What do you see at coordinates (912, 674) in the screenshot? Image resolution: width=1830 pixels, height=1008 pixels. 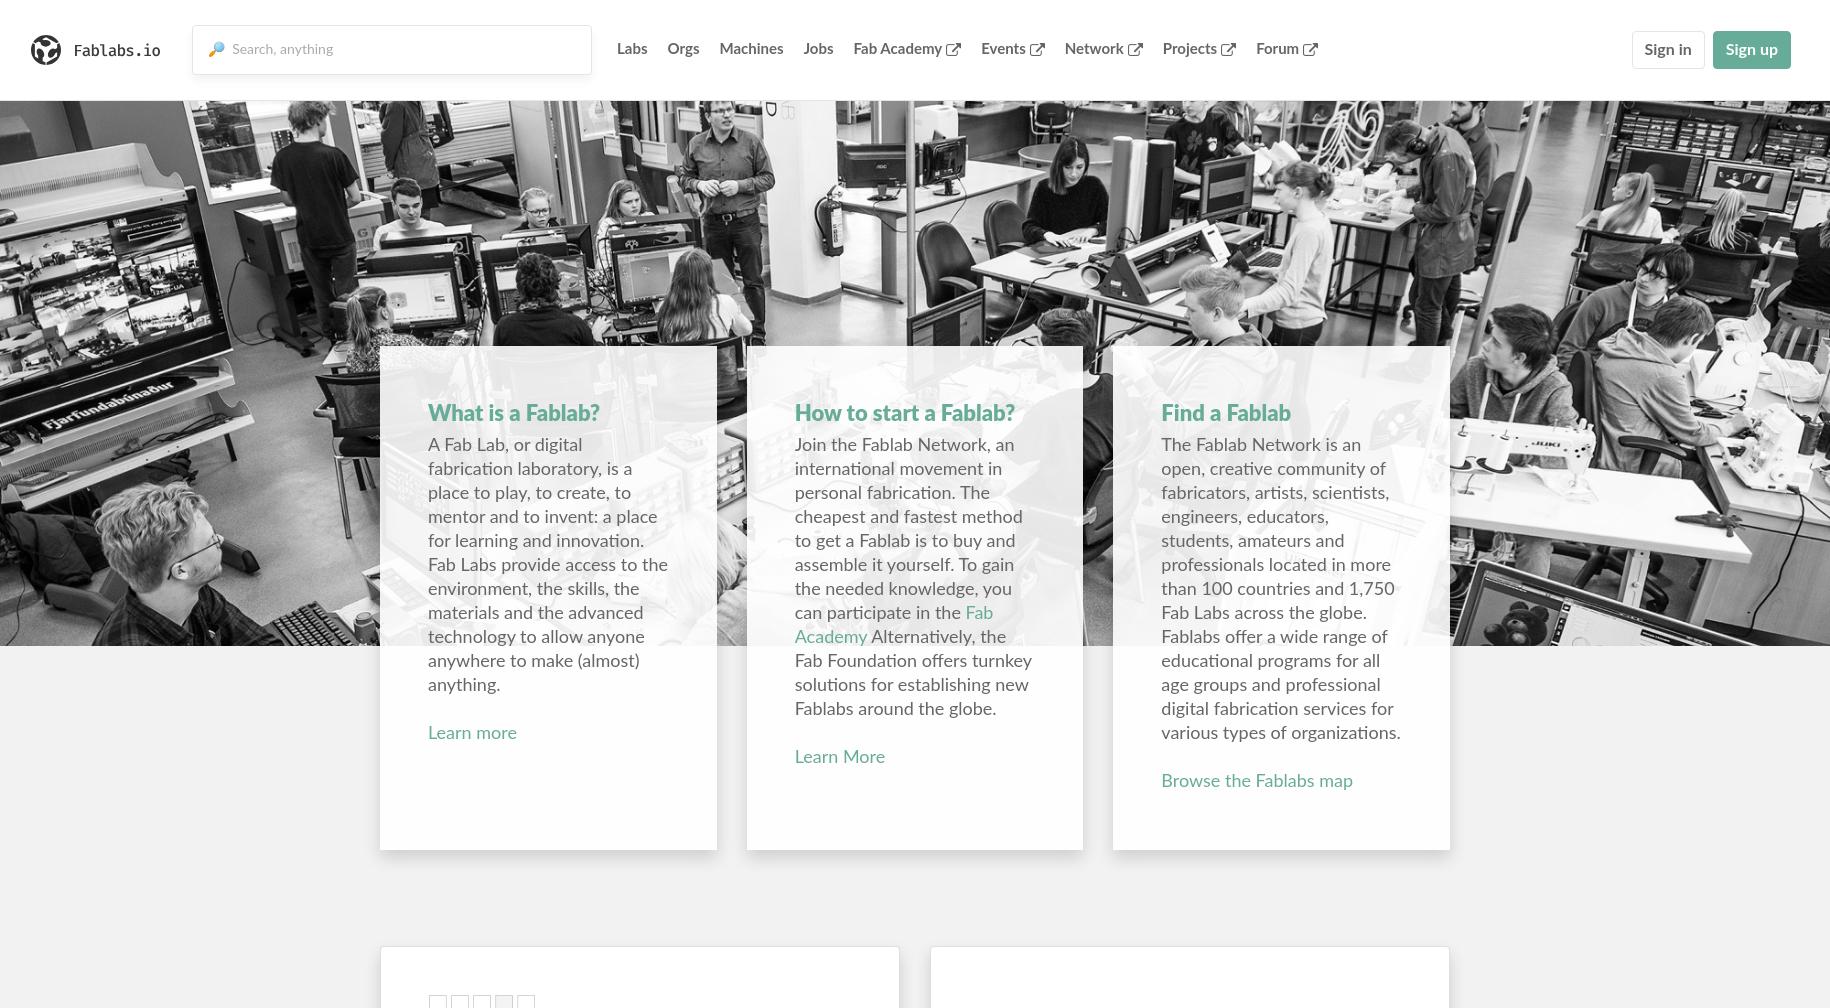 I see `'Alternatively, the Fab Foundation offers turnkey solutions for establishing new Fablabs around the globe.'` at bounding box center [912, 674].